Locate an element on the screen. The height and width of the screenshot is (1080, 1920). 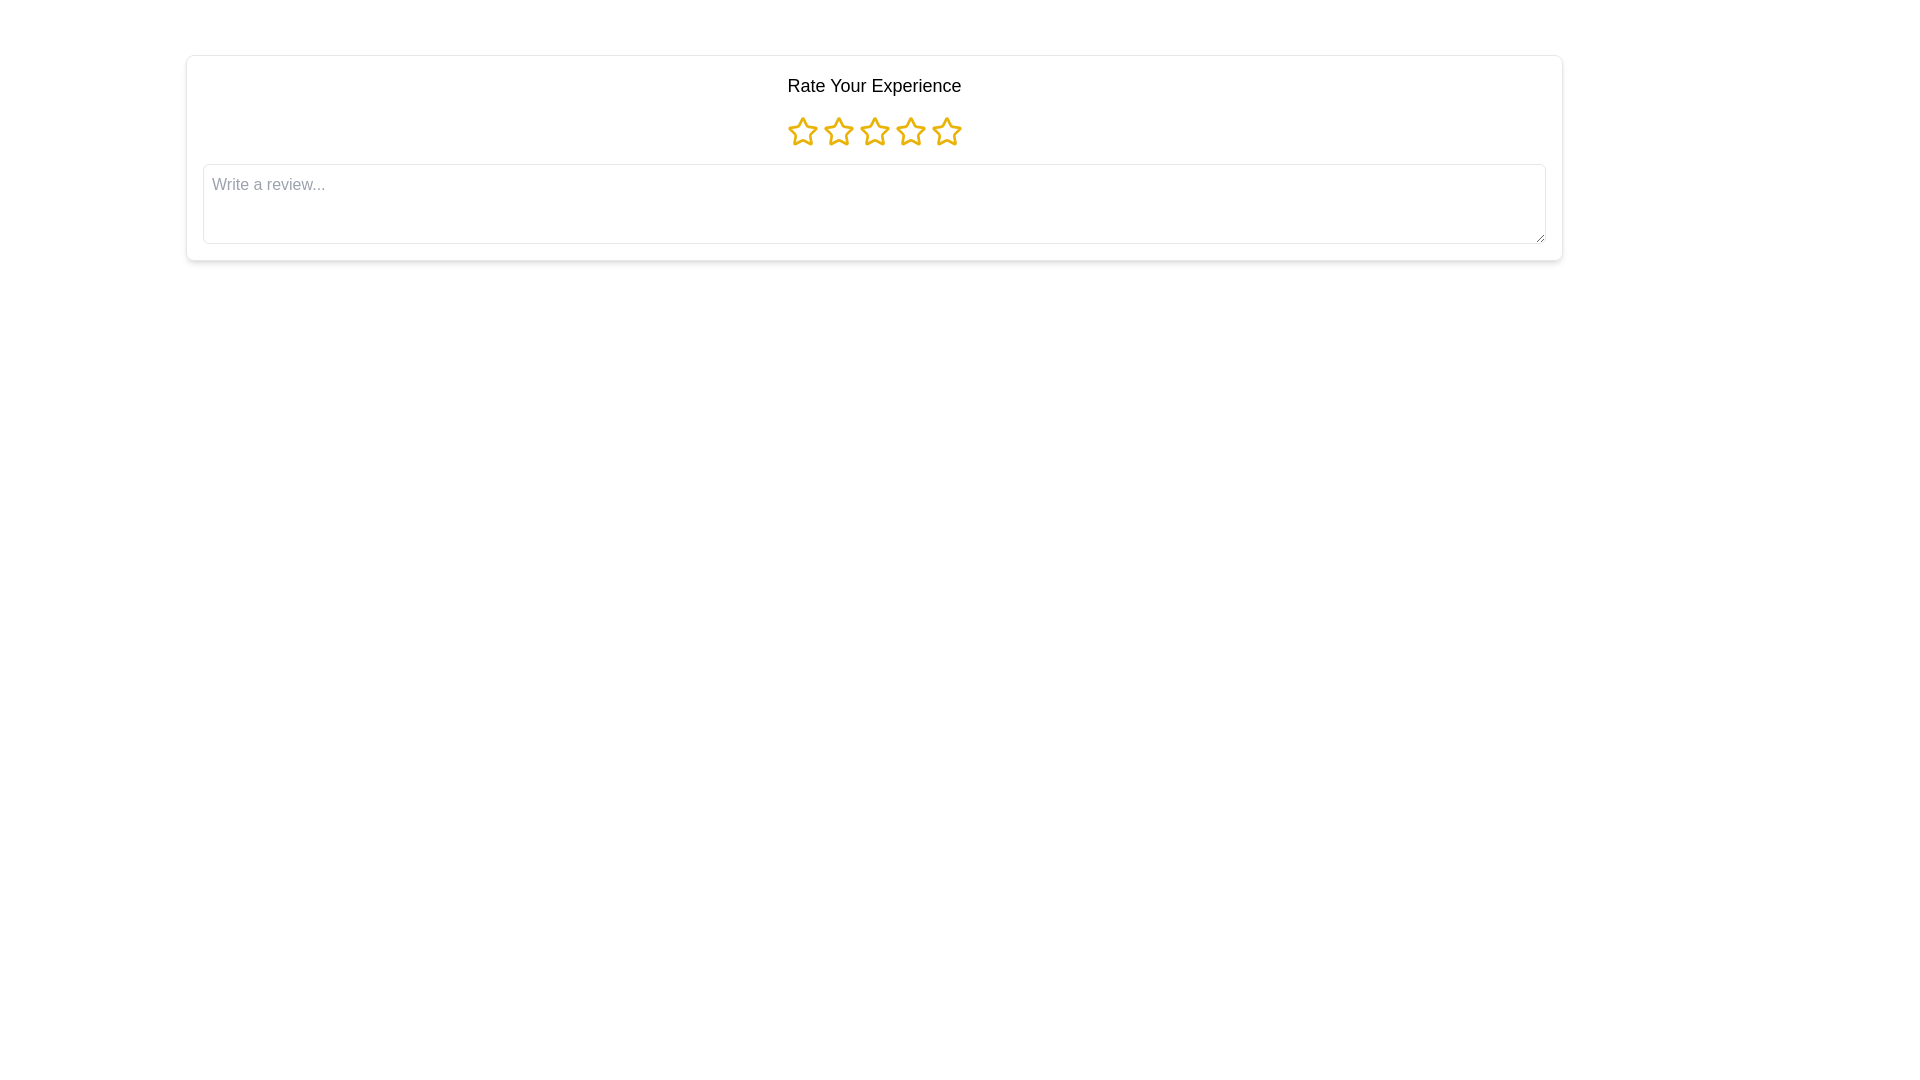
the first Rating Star icon, which is a bold yellow outlined star against a white background, located at the center top of the page below the 'Rate Your Experience' label is located at coordinates (802, 131).